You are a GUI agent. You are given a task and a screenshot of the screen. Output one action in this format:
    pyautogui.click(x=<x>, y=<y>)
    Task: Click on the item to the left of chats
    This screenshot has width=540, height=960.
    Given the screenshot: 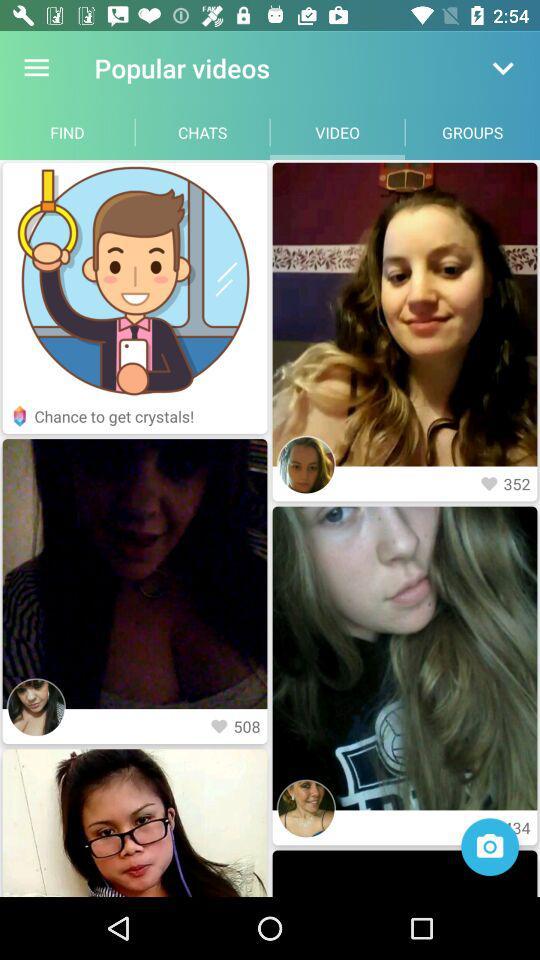 What is the action you would take?
    pyautogui.click(x=67, y=131)
    